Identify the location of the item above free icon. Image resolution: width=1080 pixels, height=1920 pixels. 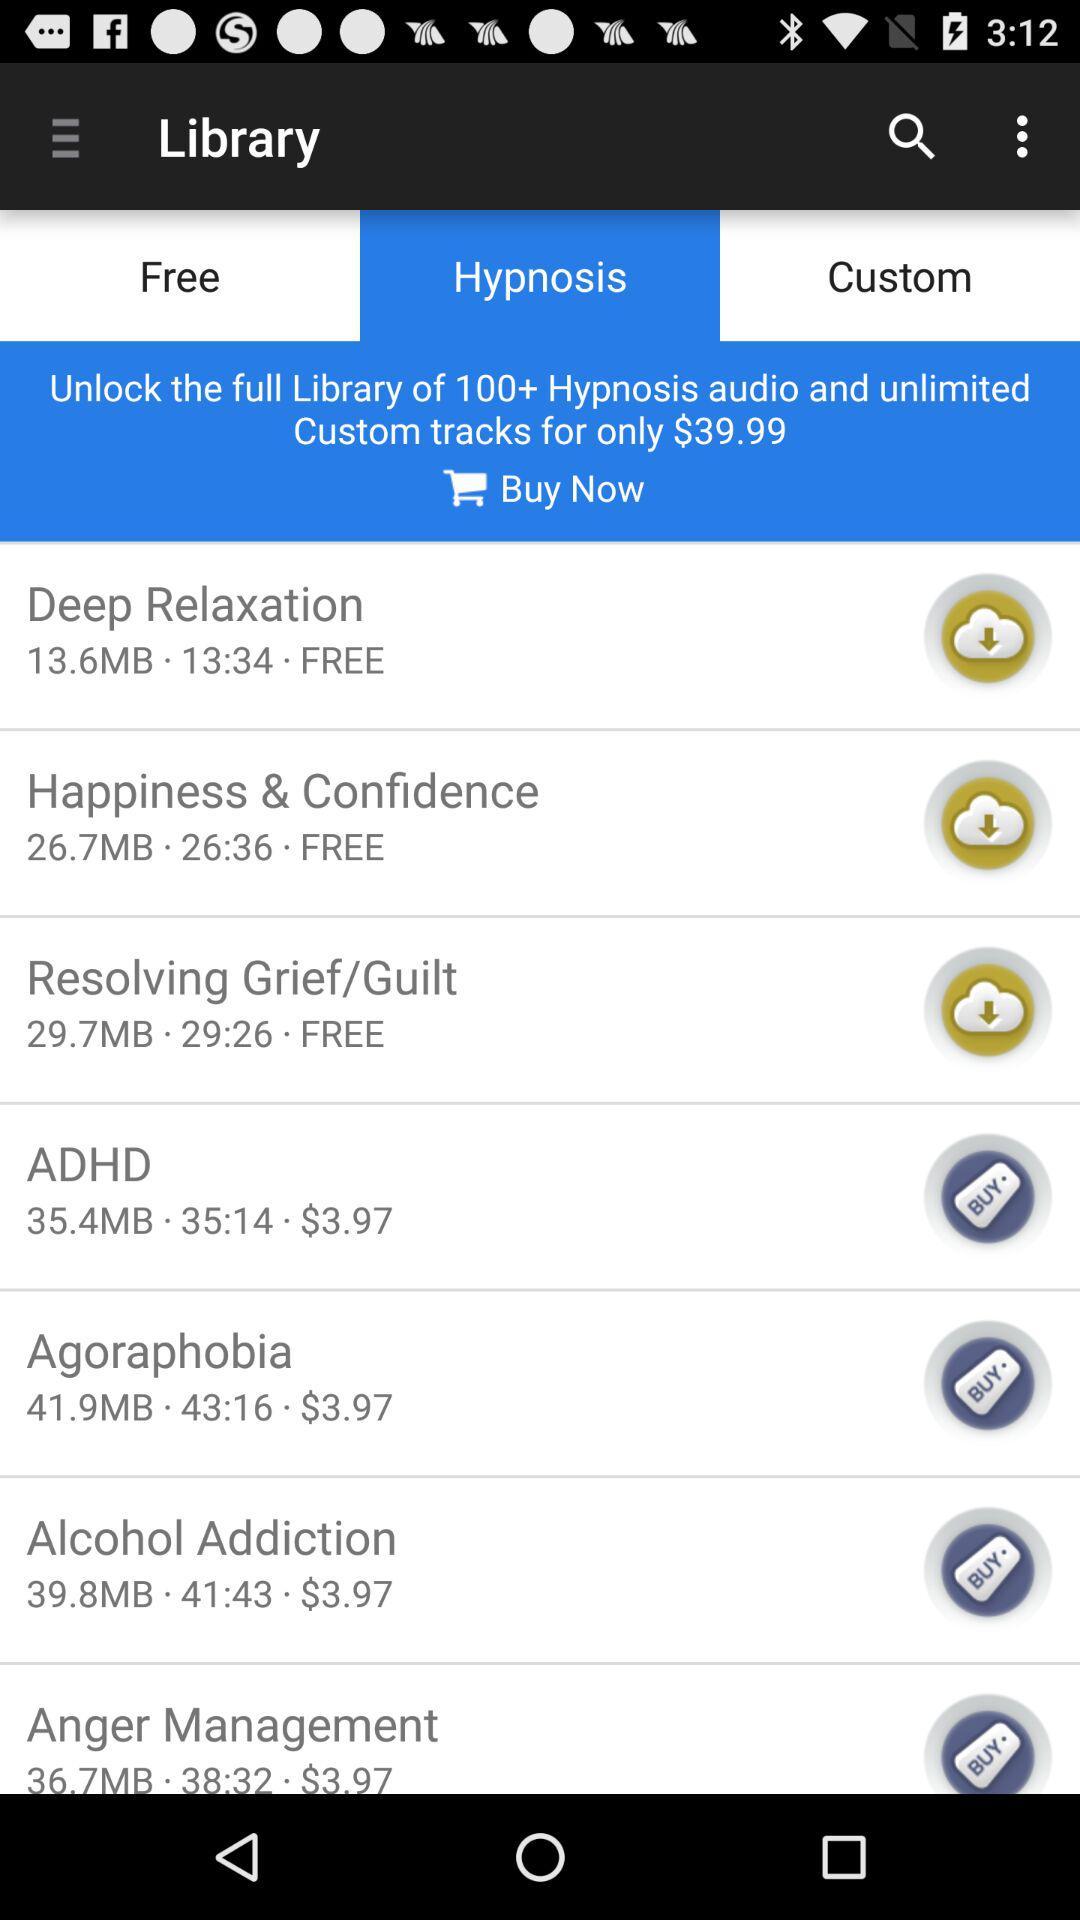
(72, 135).